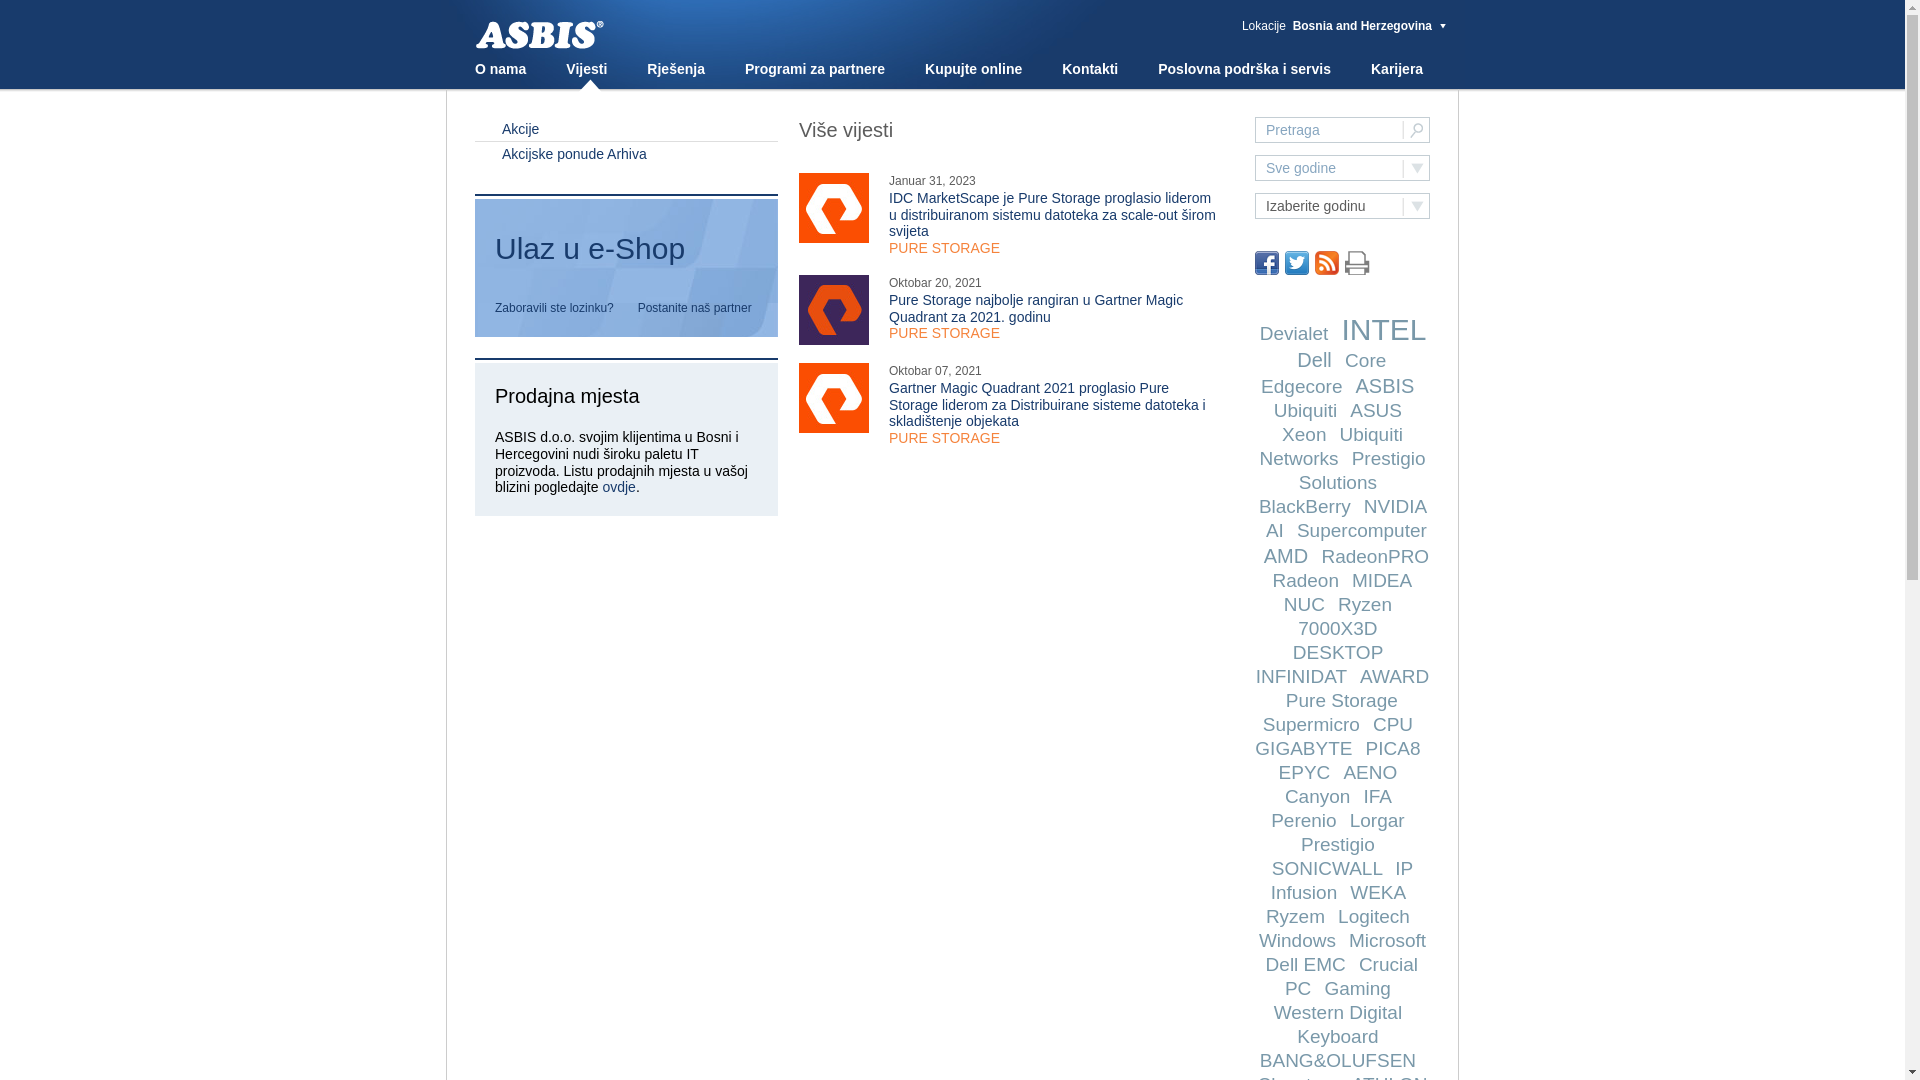 The height and width of the screenshot is (1080, 1920). Describe the element at coordinates (1301, 386) in the screenshot. I see `'Edgecore'` at that location.